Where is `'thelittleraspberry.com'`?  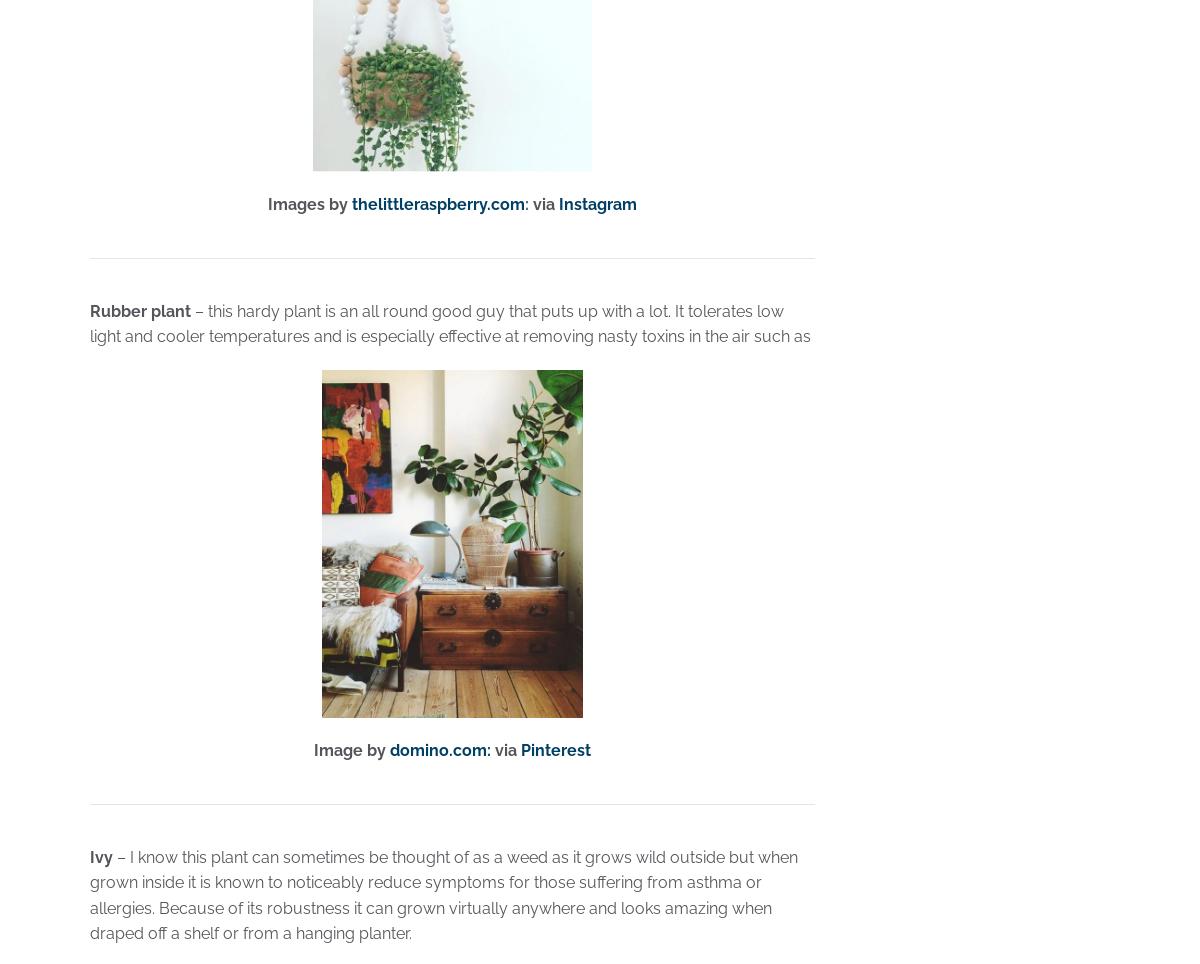 'thelittleraspberry.com' is located at coordinates (438, 204).